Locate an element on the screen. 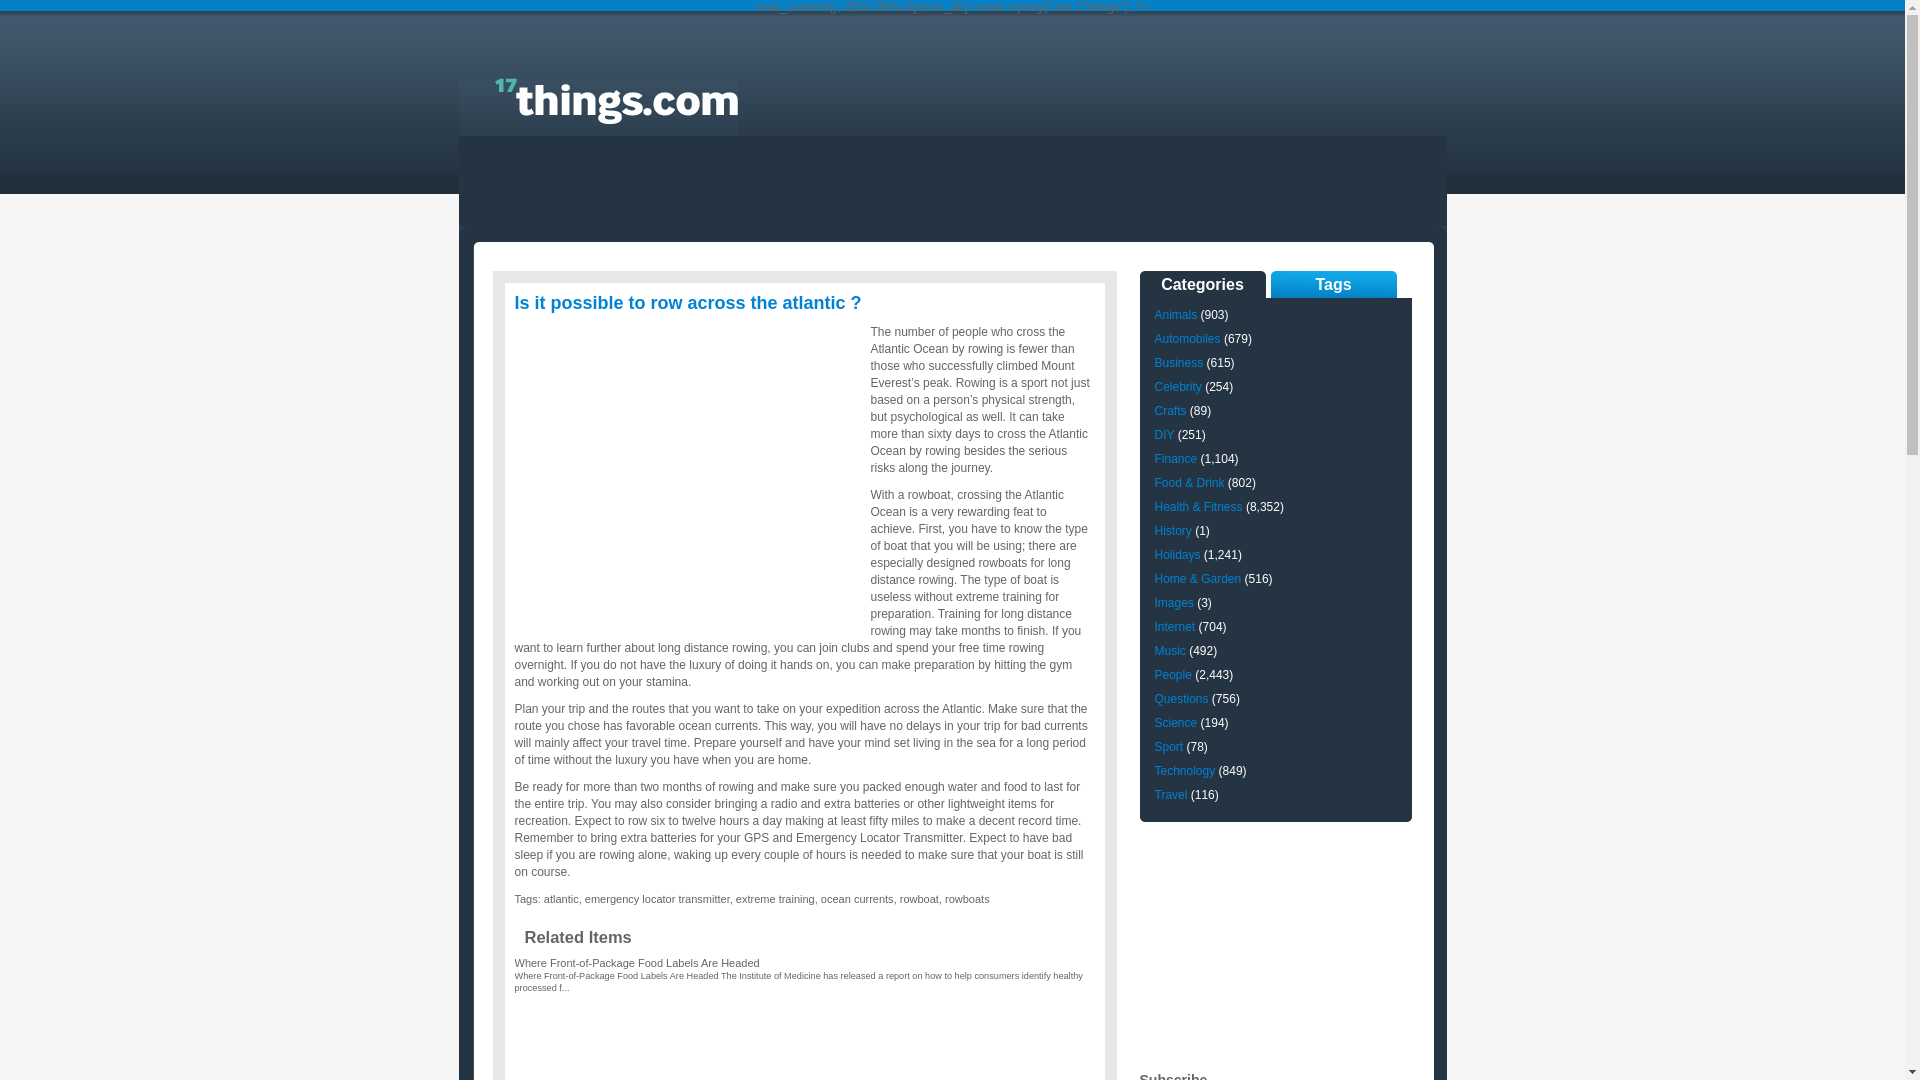 The width and height of the screenshot is (1920, 1080). 'Images' is located at coordinates (1173, 601).